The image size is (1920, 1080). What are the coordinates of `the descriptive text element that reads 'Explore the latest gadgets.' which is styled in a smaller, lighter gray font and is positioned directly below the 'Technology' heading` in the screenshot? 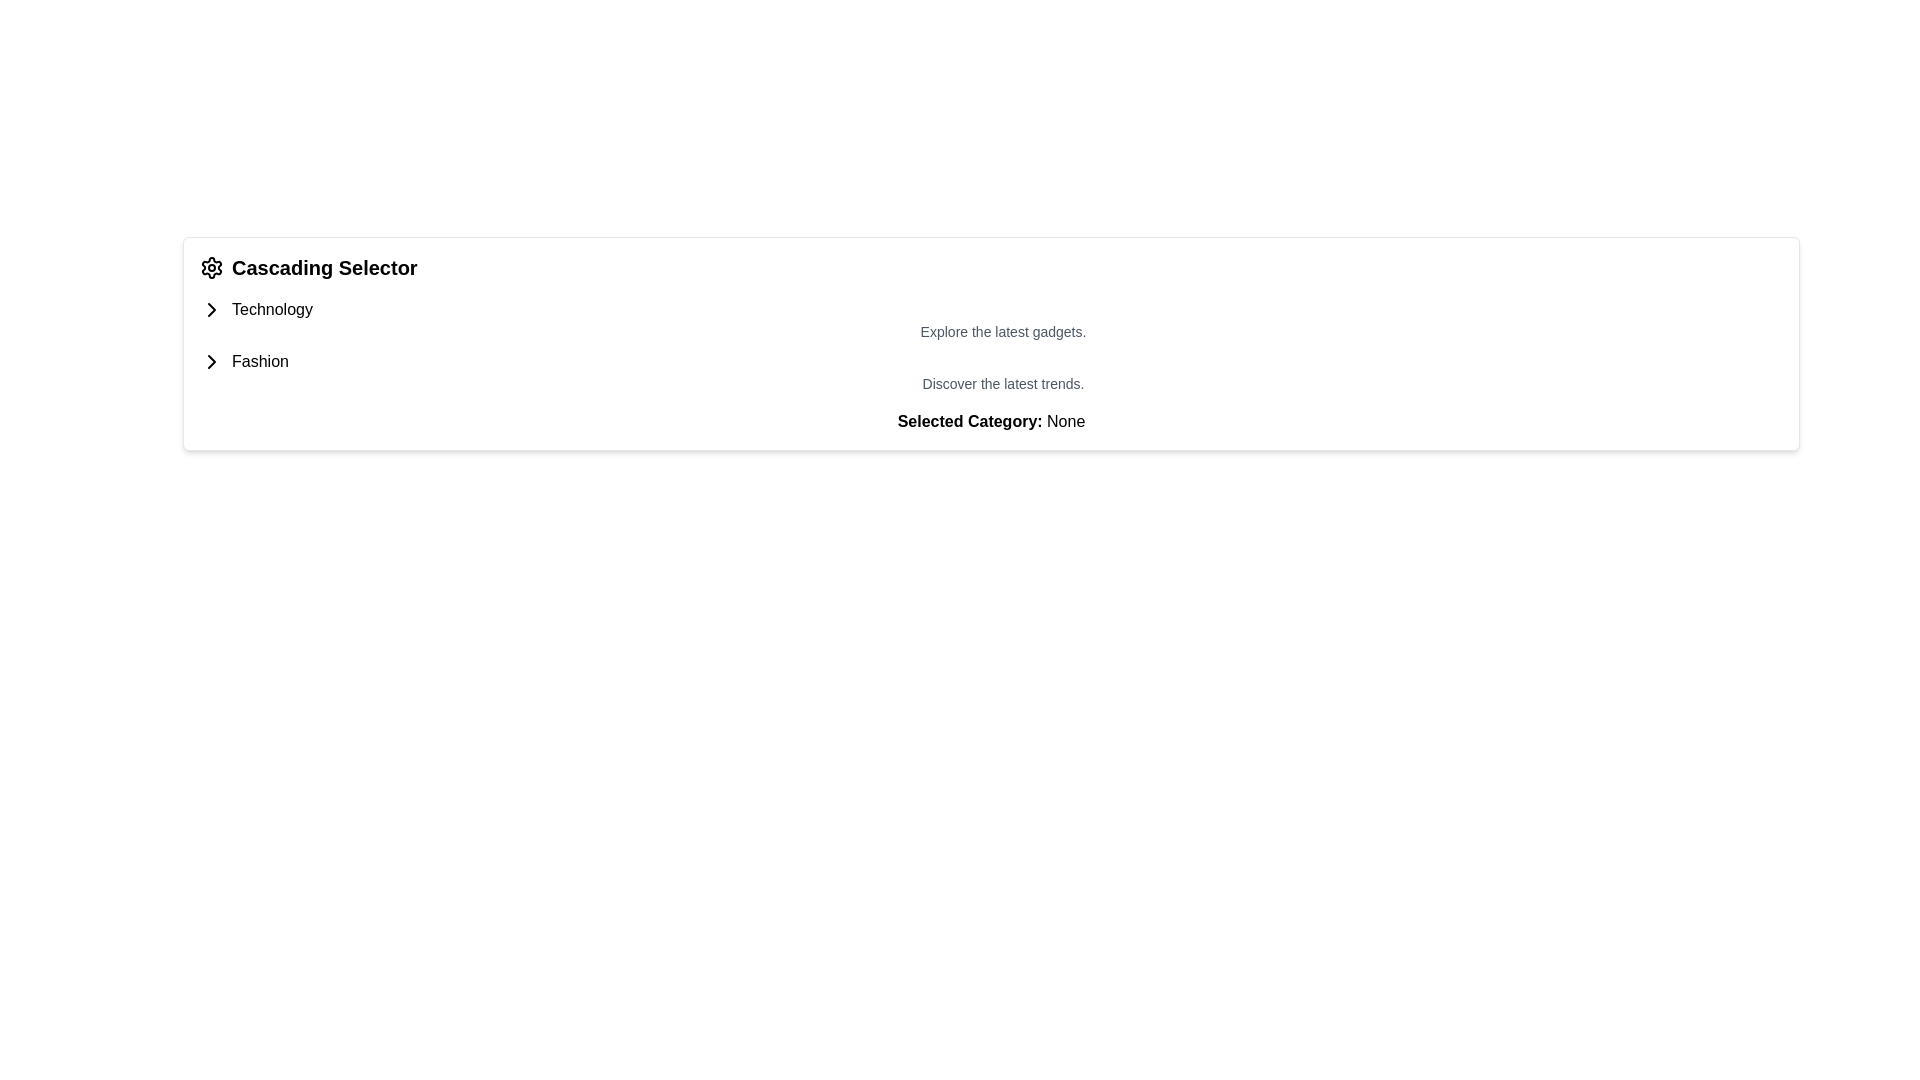 It's located at (991, 319).